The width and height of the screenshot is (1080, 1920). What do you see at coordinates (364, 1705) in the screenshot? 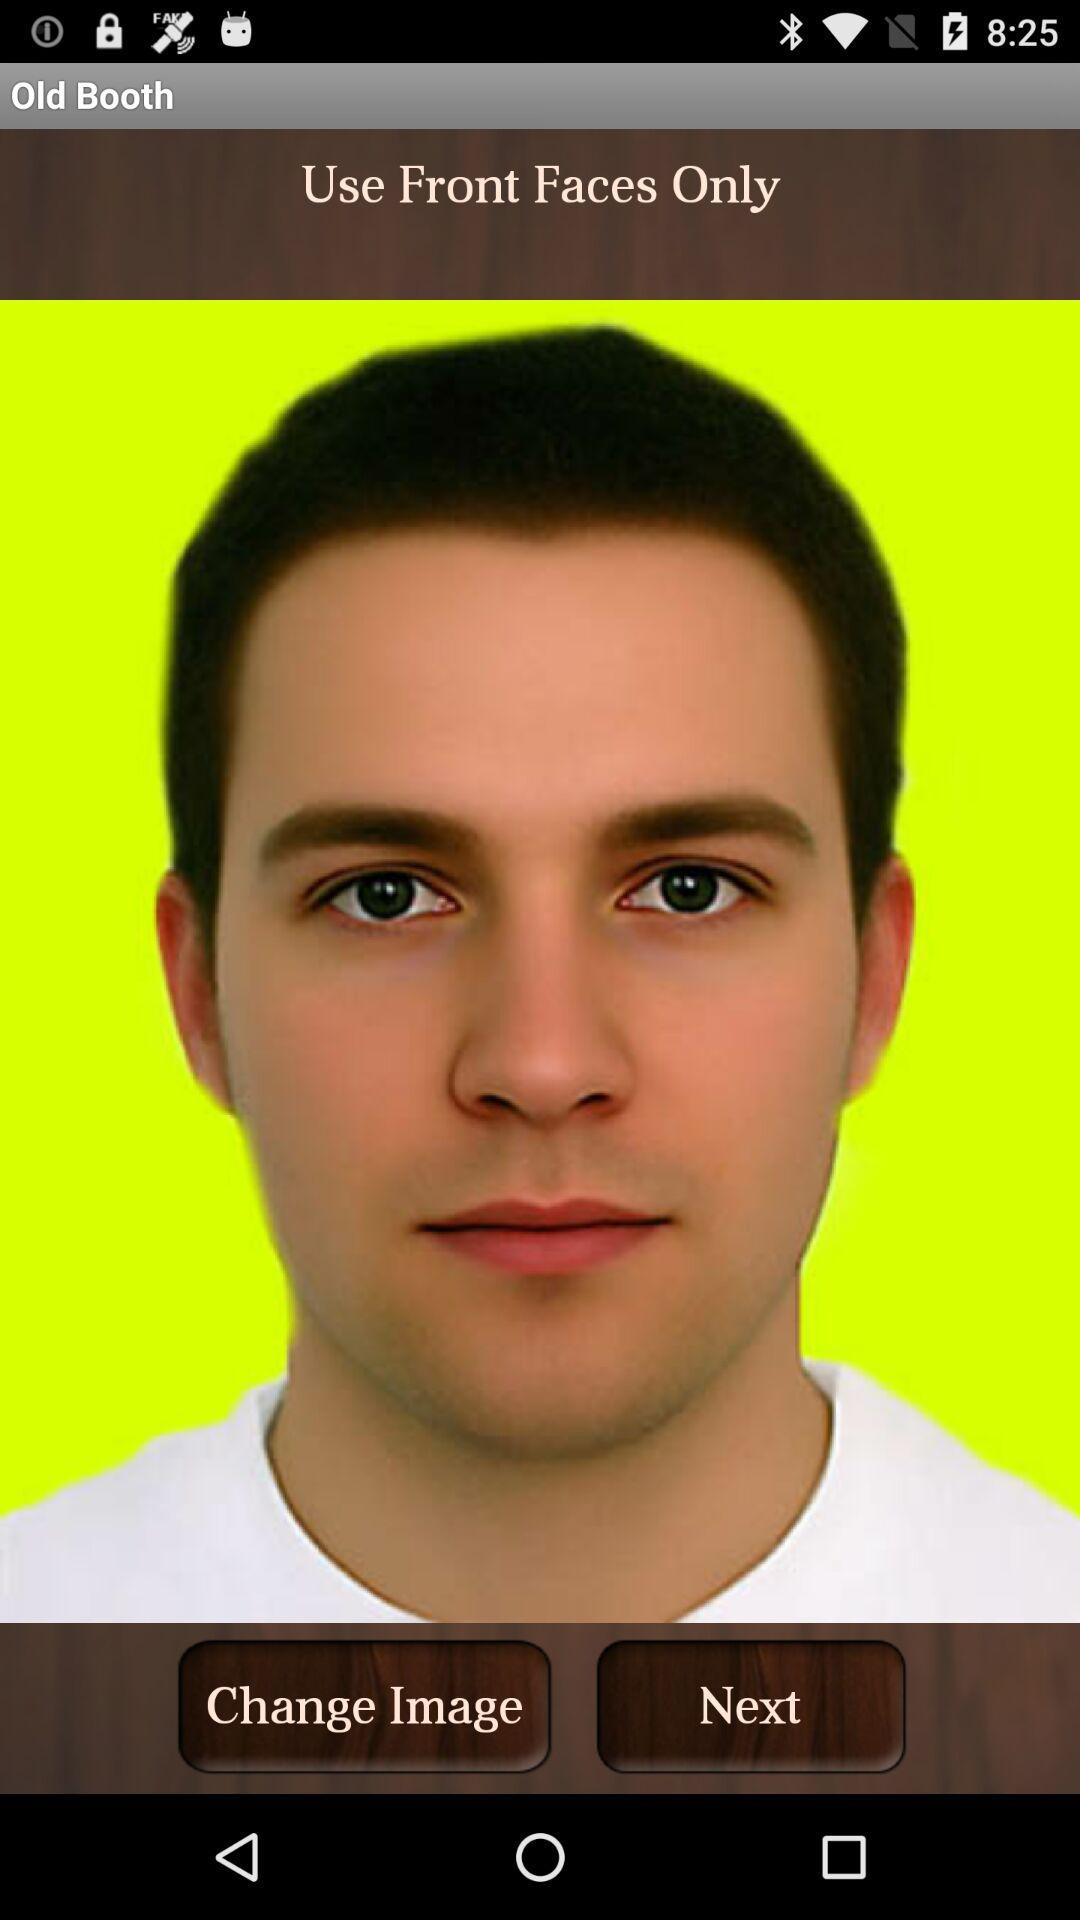
I see `the button to the left of next` at bounding box center [364, 1705].